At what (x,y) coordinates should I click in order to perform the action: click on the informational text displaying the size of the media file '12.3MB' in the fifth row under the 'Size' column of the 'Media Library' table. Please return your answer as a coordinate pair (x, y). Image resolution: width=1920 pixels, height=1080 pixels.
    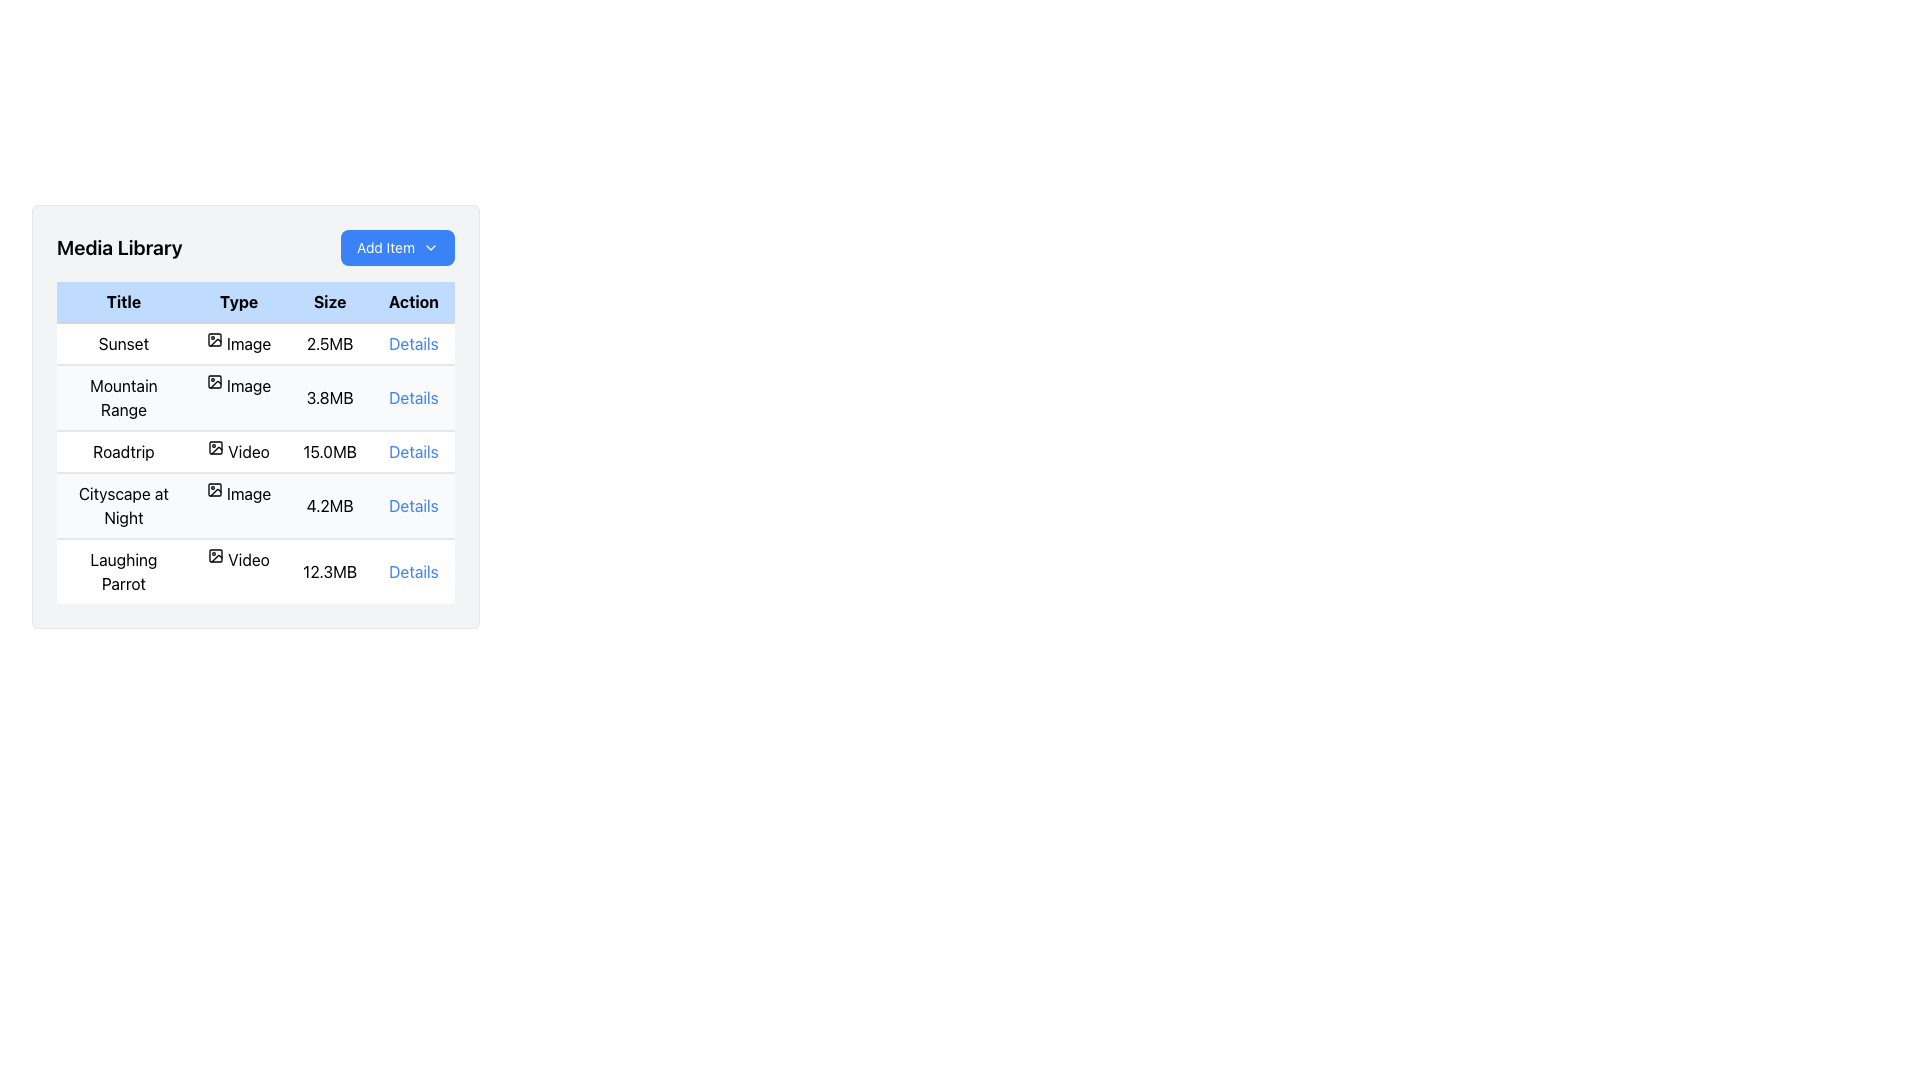
    Looking at the image, I should click on (330, 571).